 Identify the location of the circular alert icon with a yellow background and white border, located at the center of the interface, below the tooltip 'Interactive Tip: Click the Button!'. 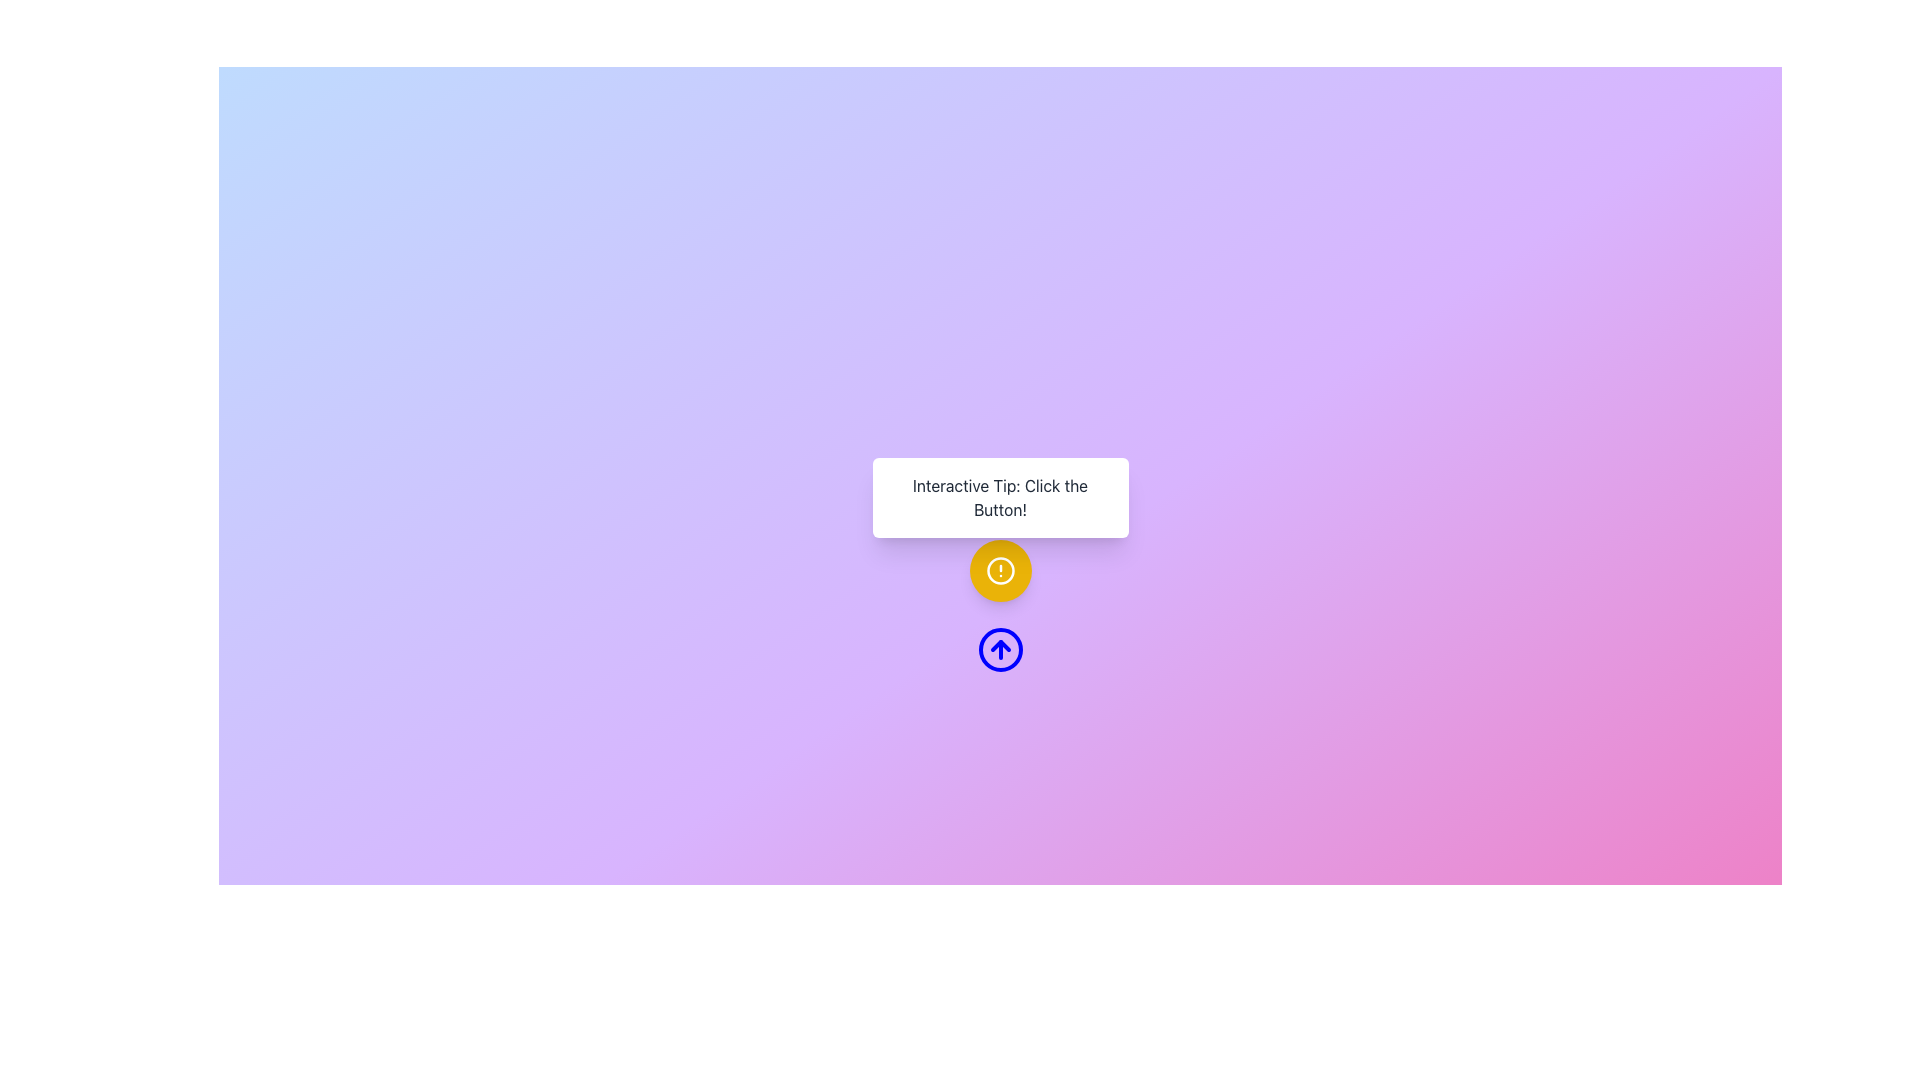
(1000, 570).